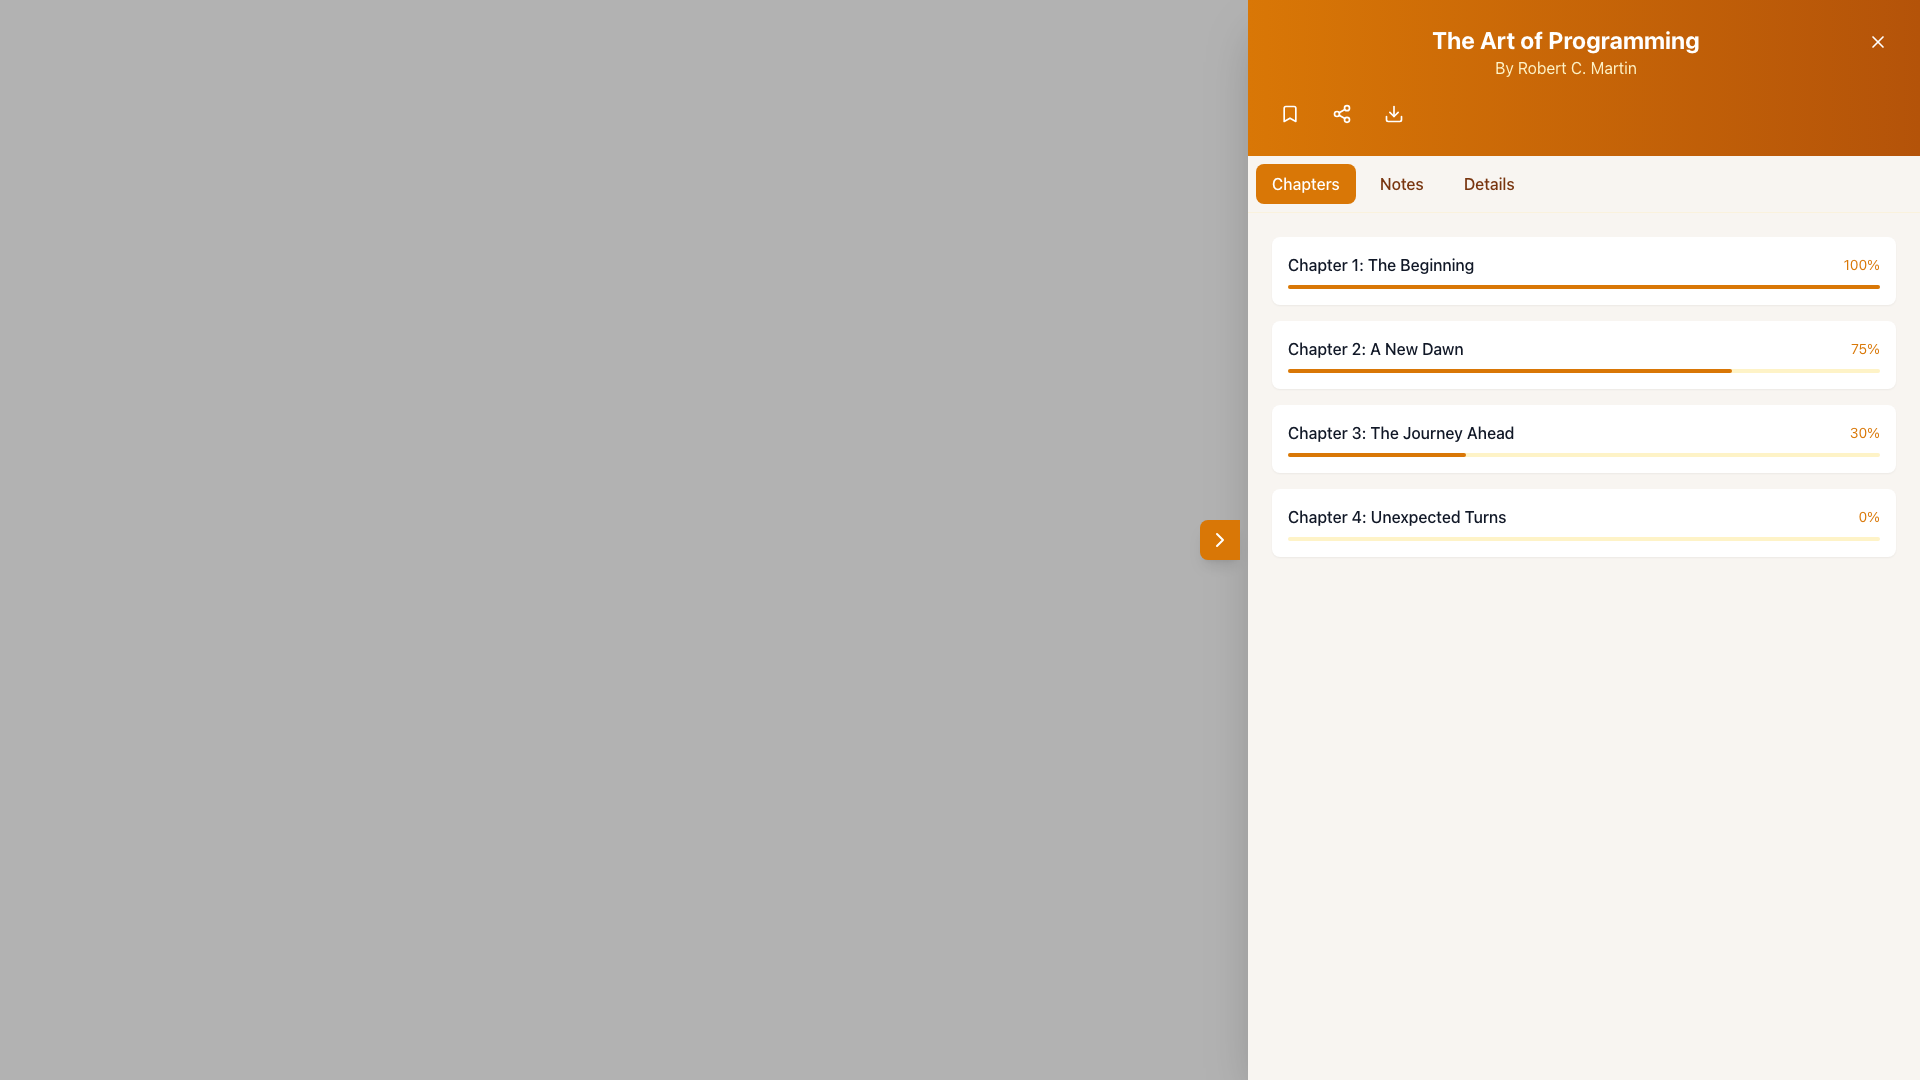 This screenshot has height=1080, width=1920. What do you see at coordinates (1876, 42) in the screenshot?
I see `the small cross icon button located in the upper-right corner of the card displaying the book details` at bounding box center [1876, 42].